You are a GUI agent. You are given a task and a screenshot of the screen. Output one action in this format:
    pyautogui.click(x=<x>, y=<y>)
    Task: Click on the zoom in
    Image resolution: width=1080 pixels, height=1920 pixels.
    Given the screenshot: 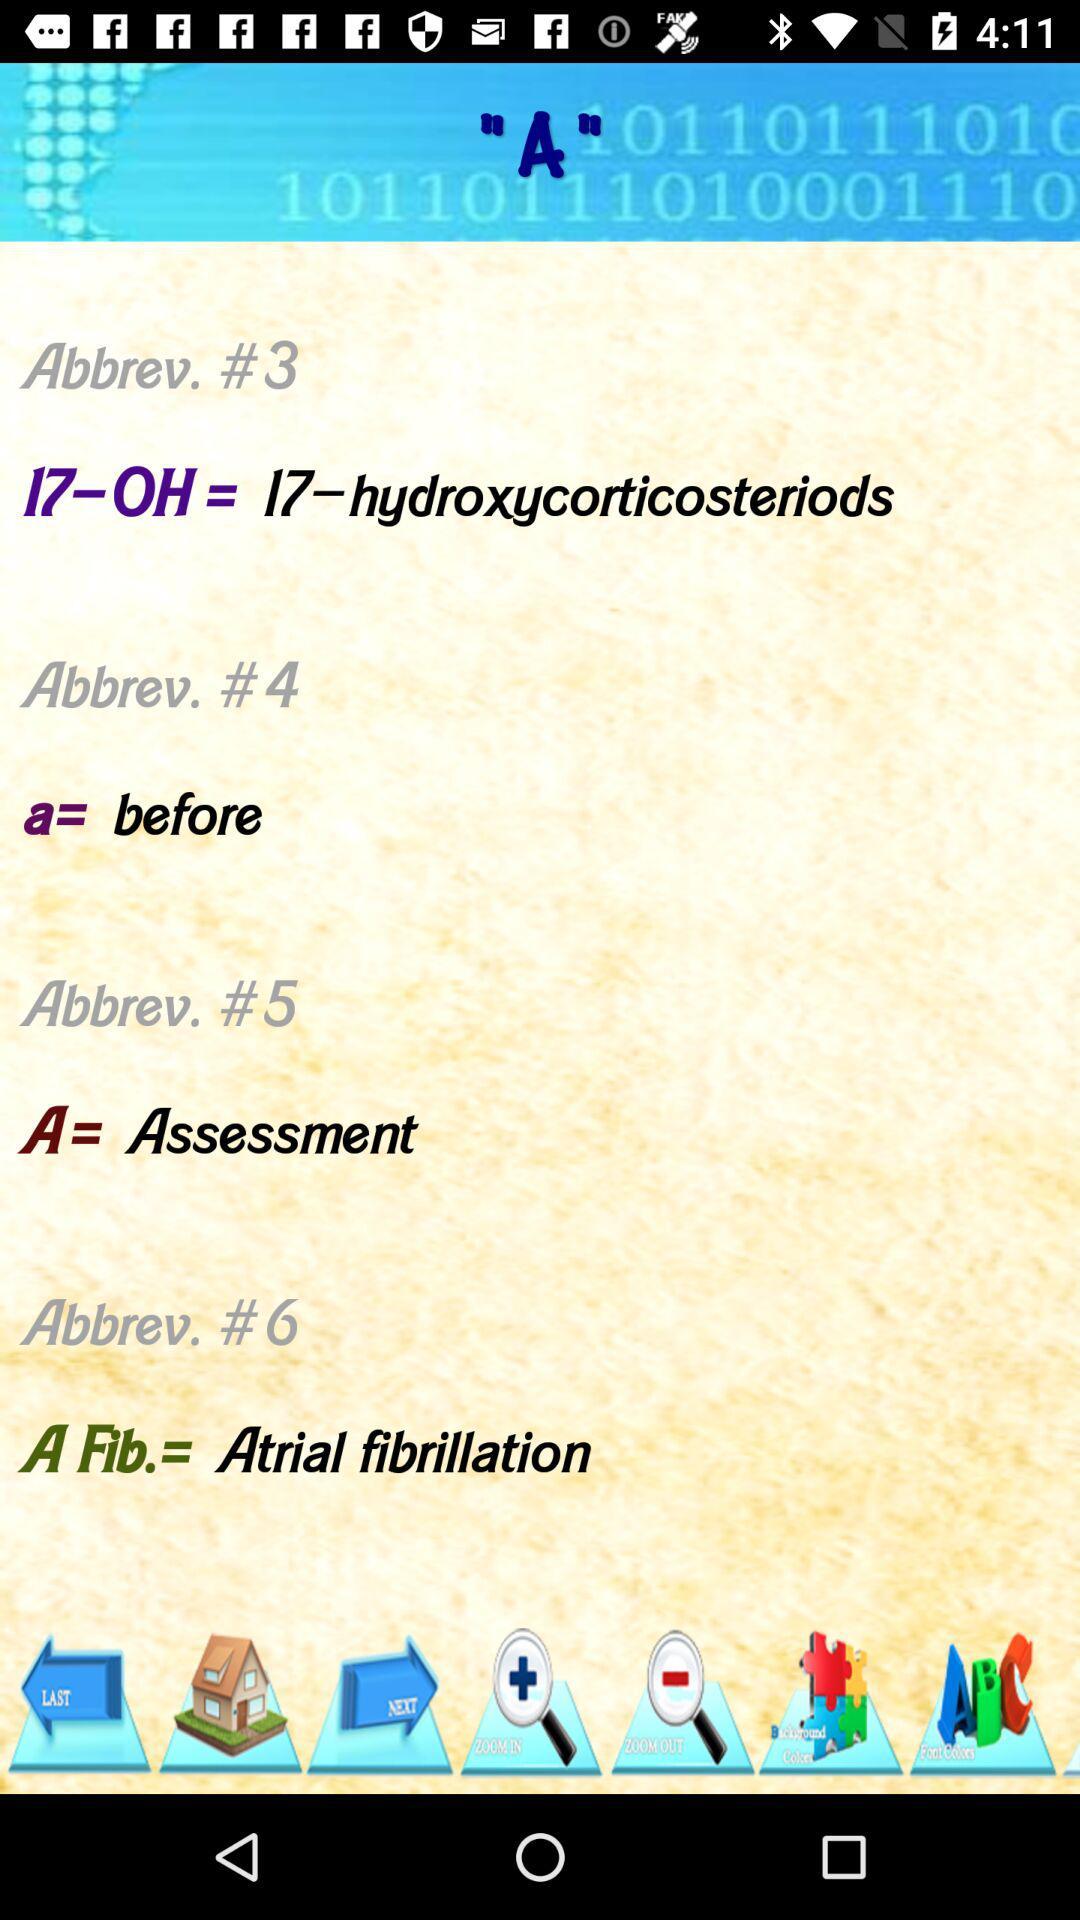 What is the action you would take?
    pyautogui.click(x=529, y=1702)
    